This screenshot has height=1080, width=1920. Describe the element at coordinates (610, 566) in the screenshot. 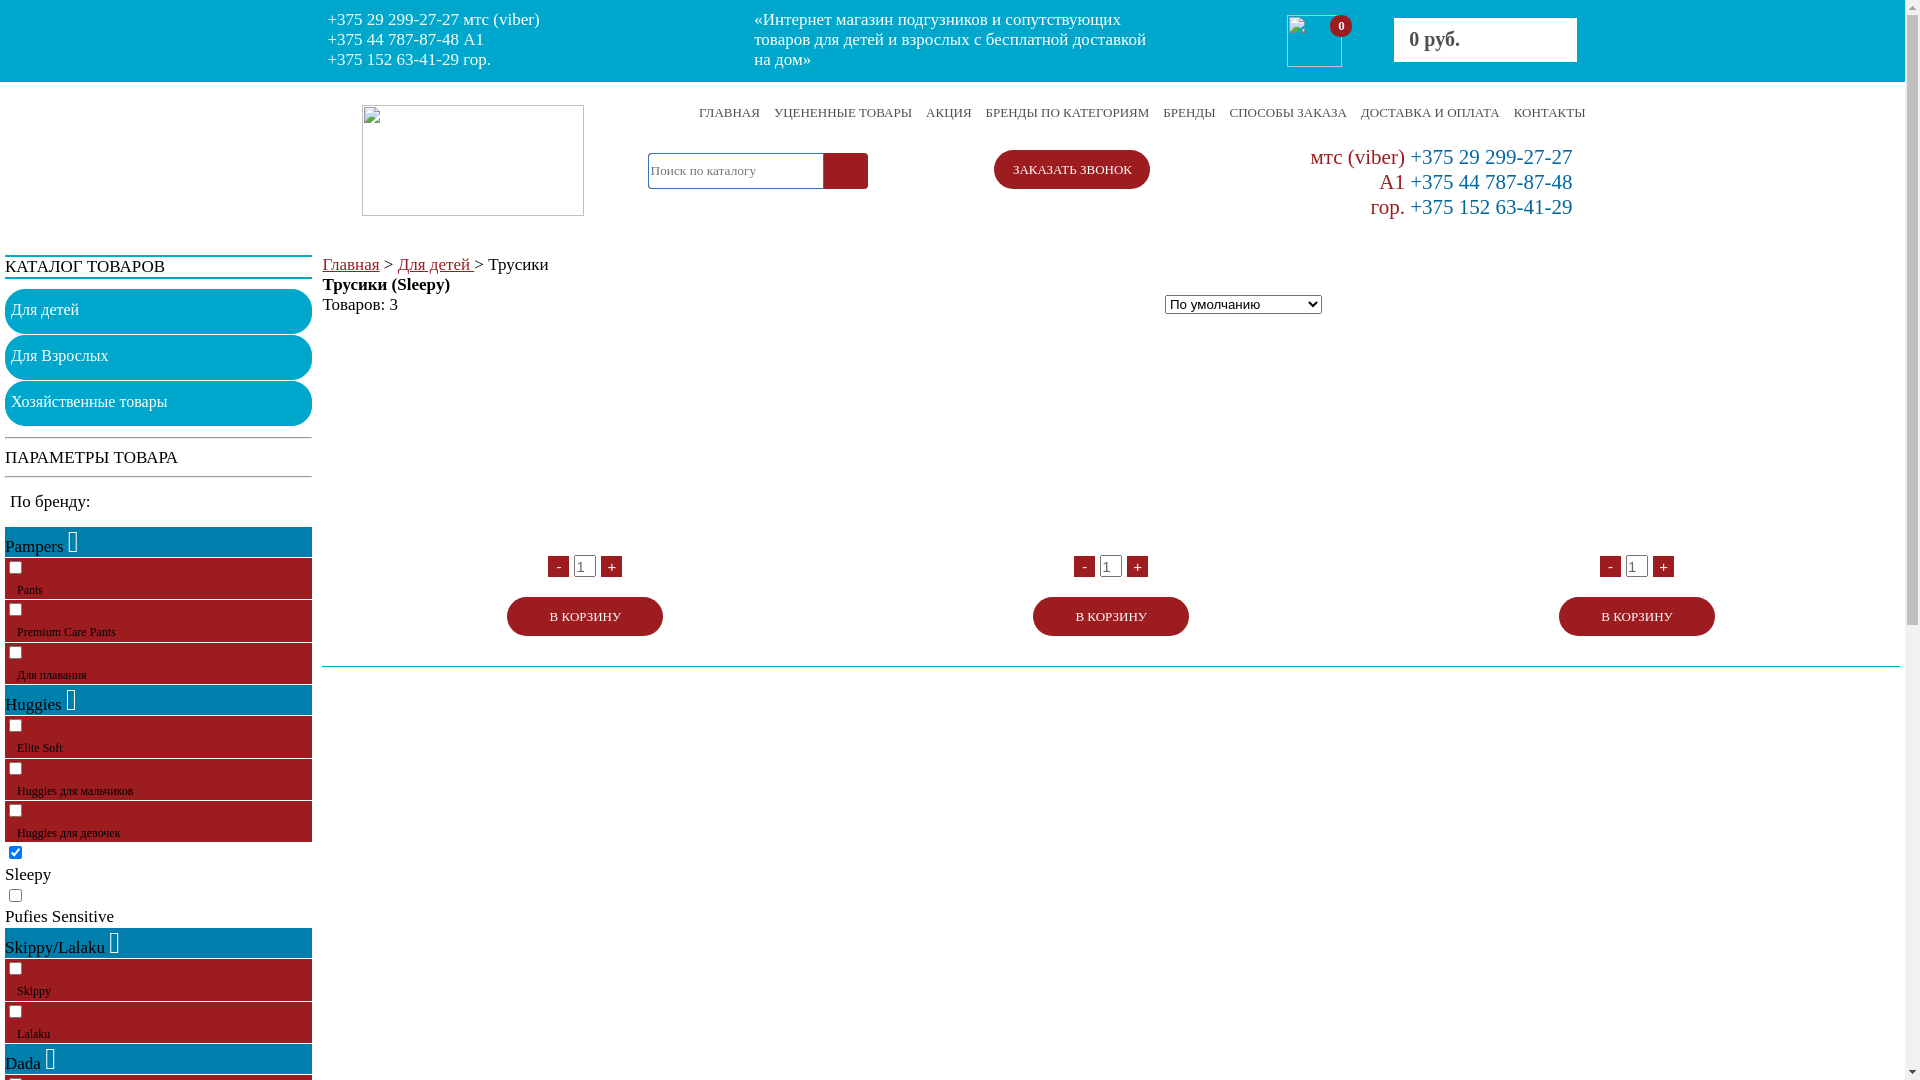

I see `'+'` at that location.